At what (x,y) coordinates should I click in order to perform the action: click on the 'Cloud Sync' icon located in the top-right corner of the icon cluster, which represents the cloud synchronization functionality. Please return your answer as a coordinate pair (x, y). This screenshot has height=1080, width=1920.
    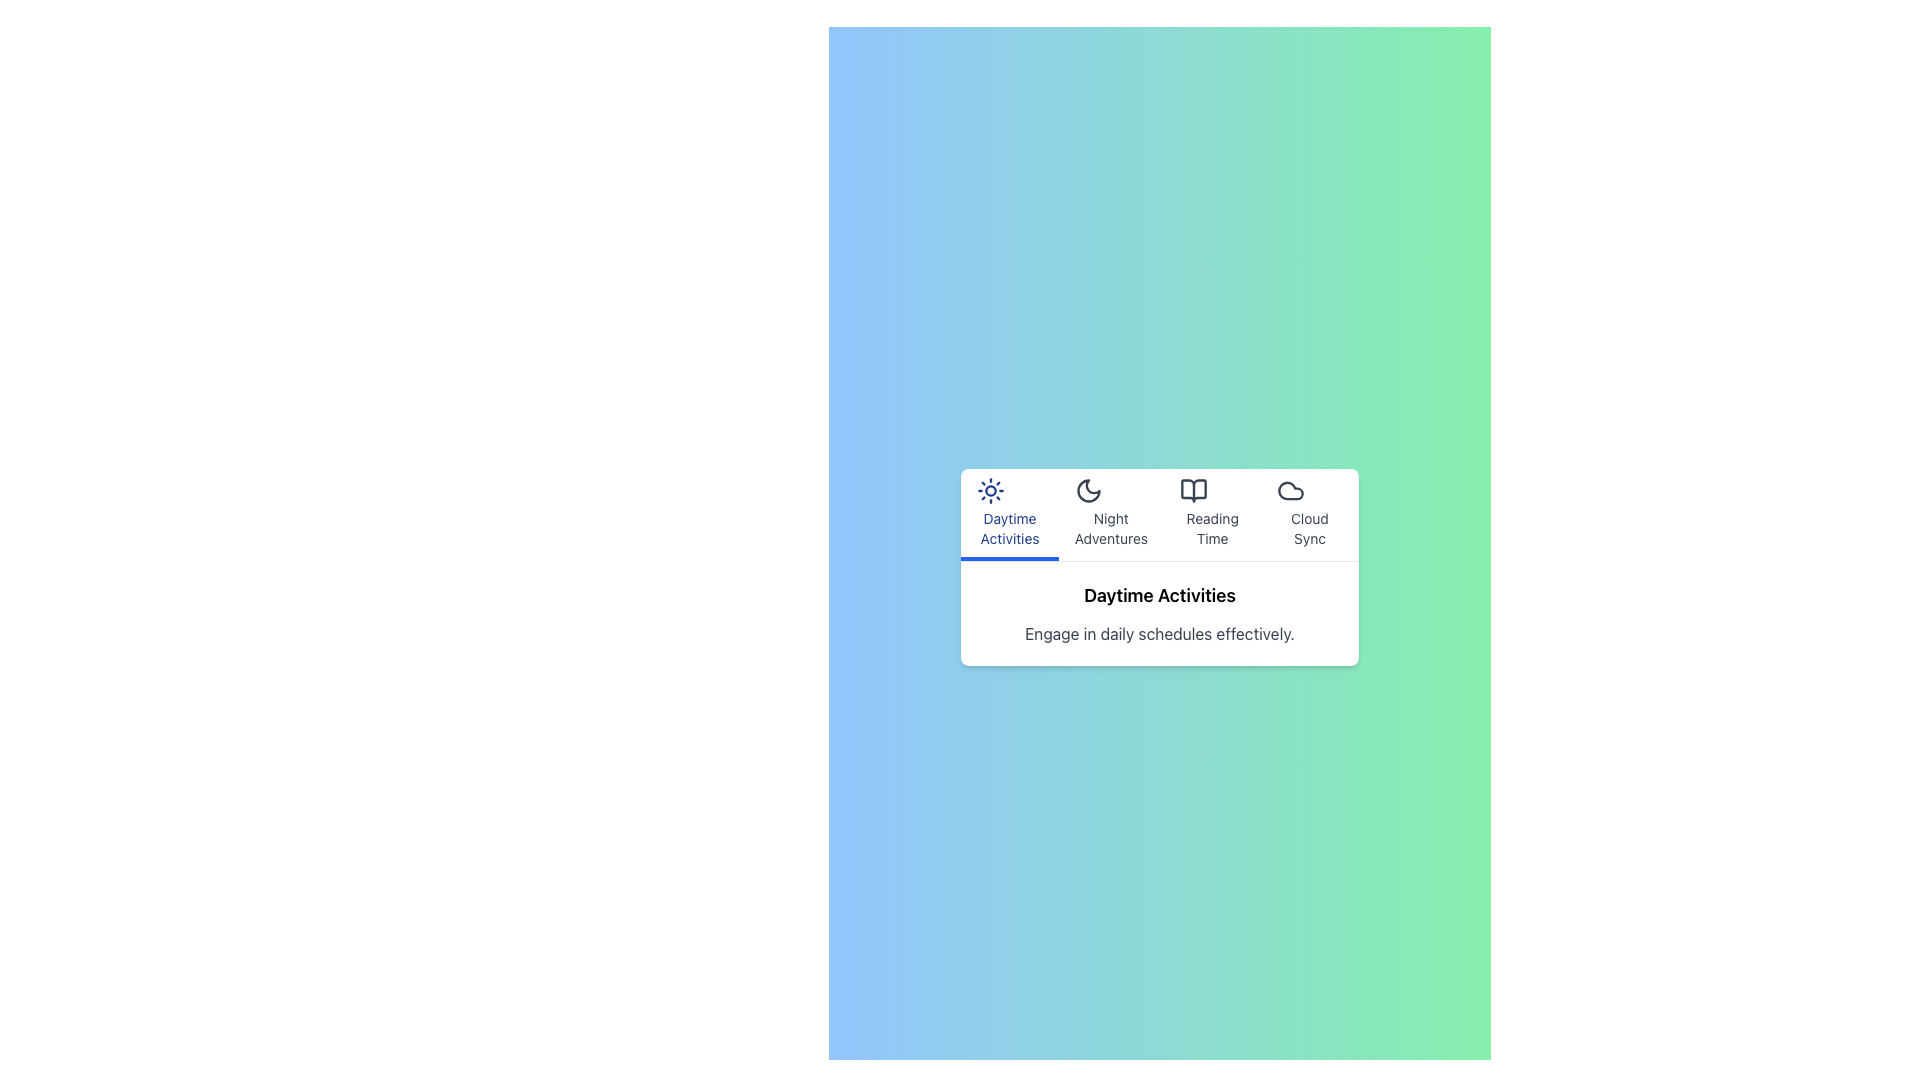
    Looking at the image, I should click on (1291, 490).